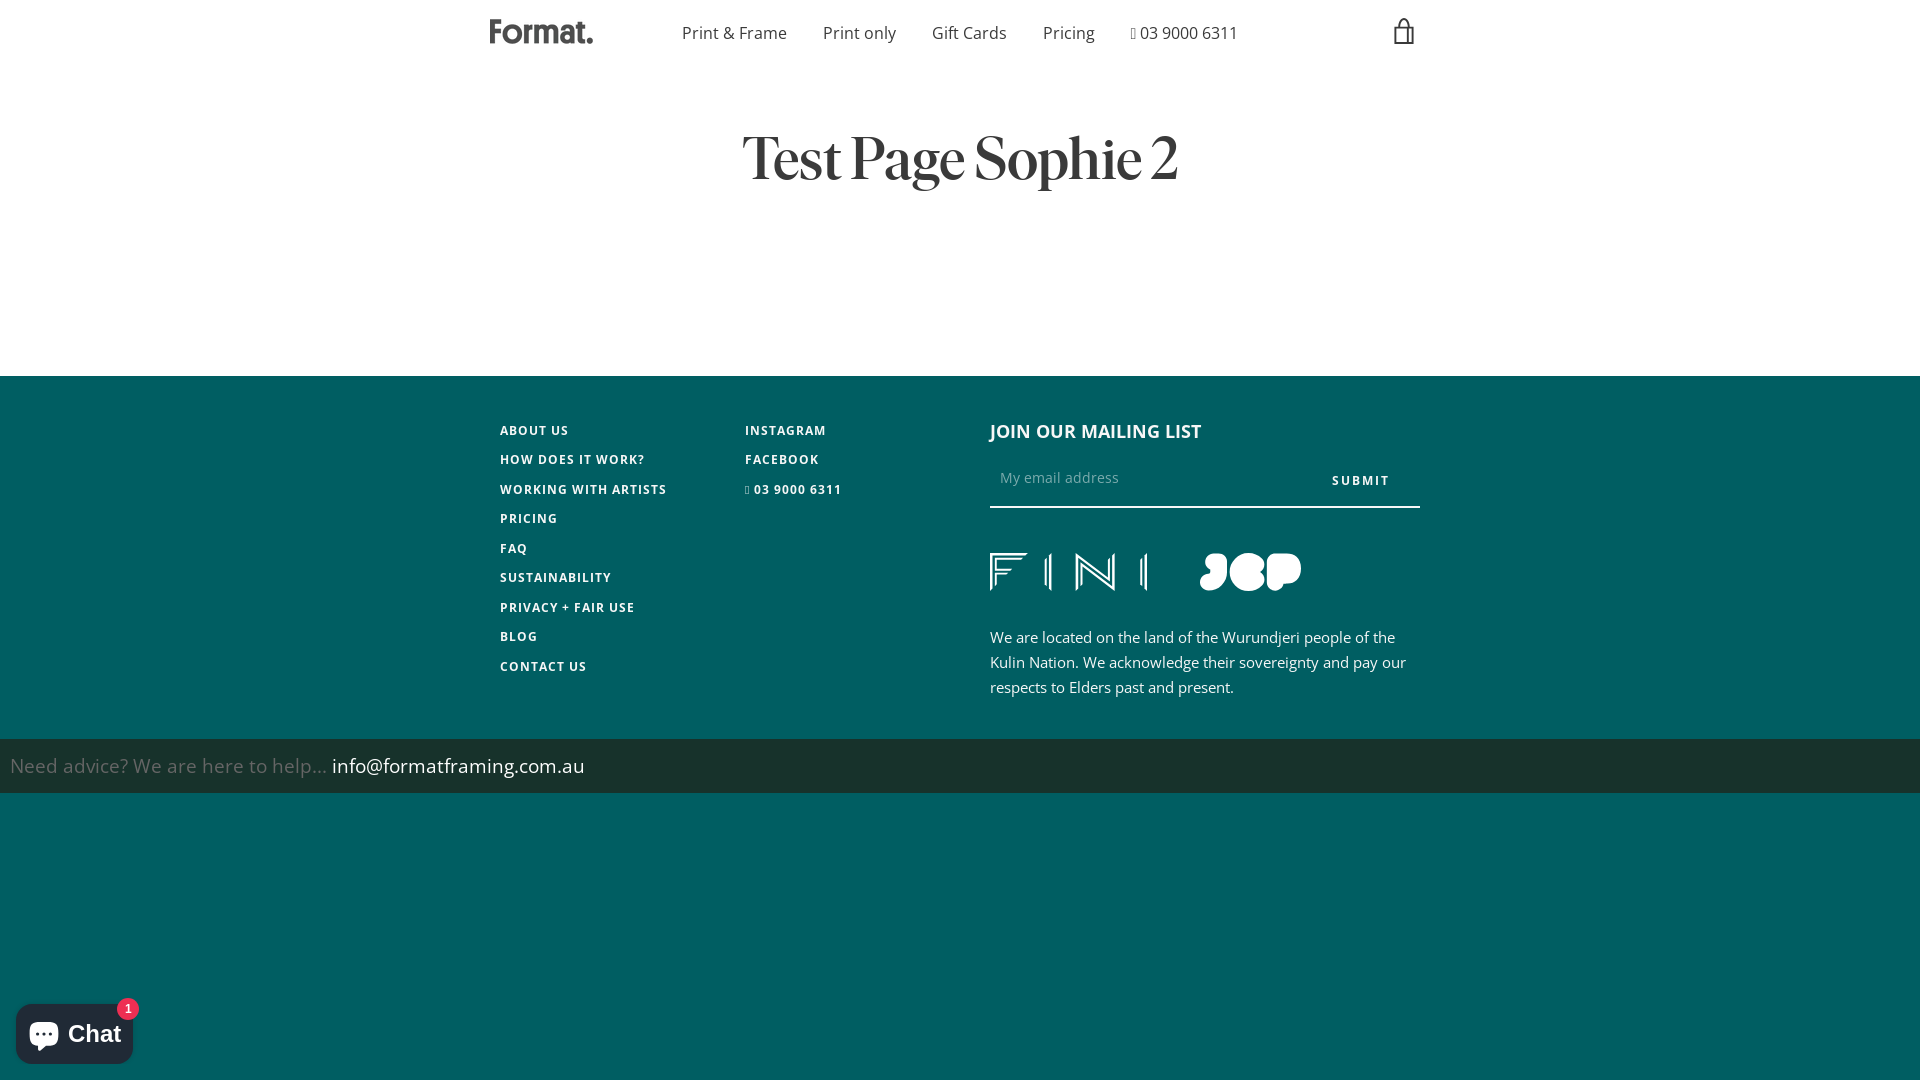  I want to click on 'VIEW CART', so click(1404, 30).